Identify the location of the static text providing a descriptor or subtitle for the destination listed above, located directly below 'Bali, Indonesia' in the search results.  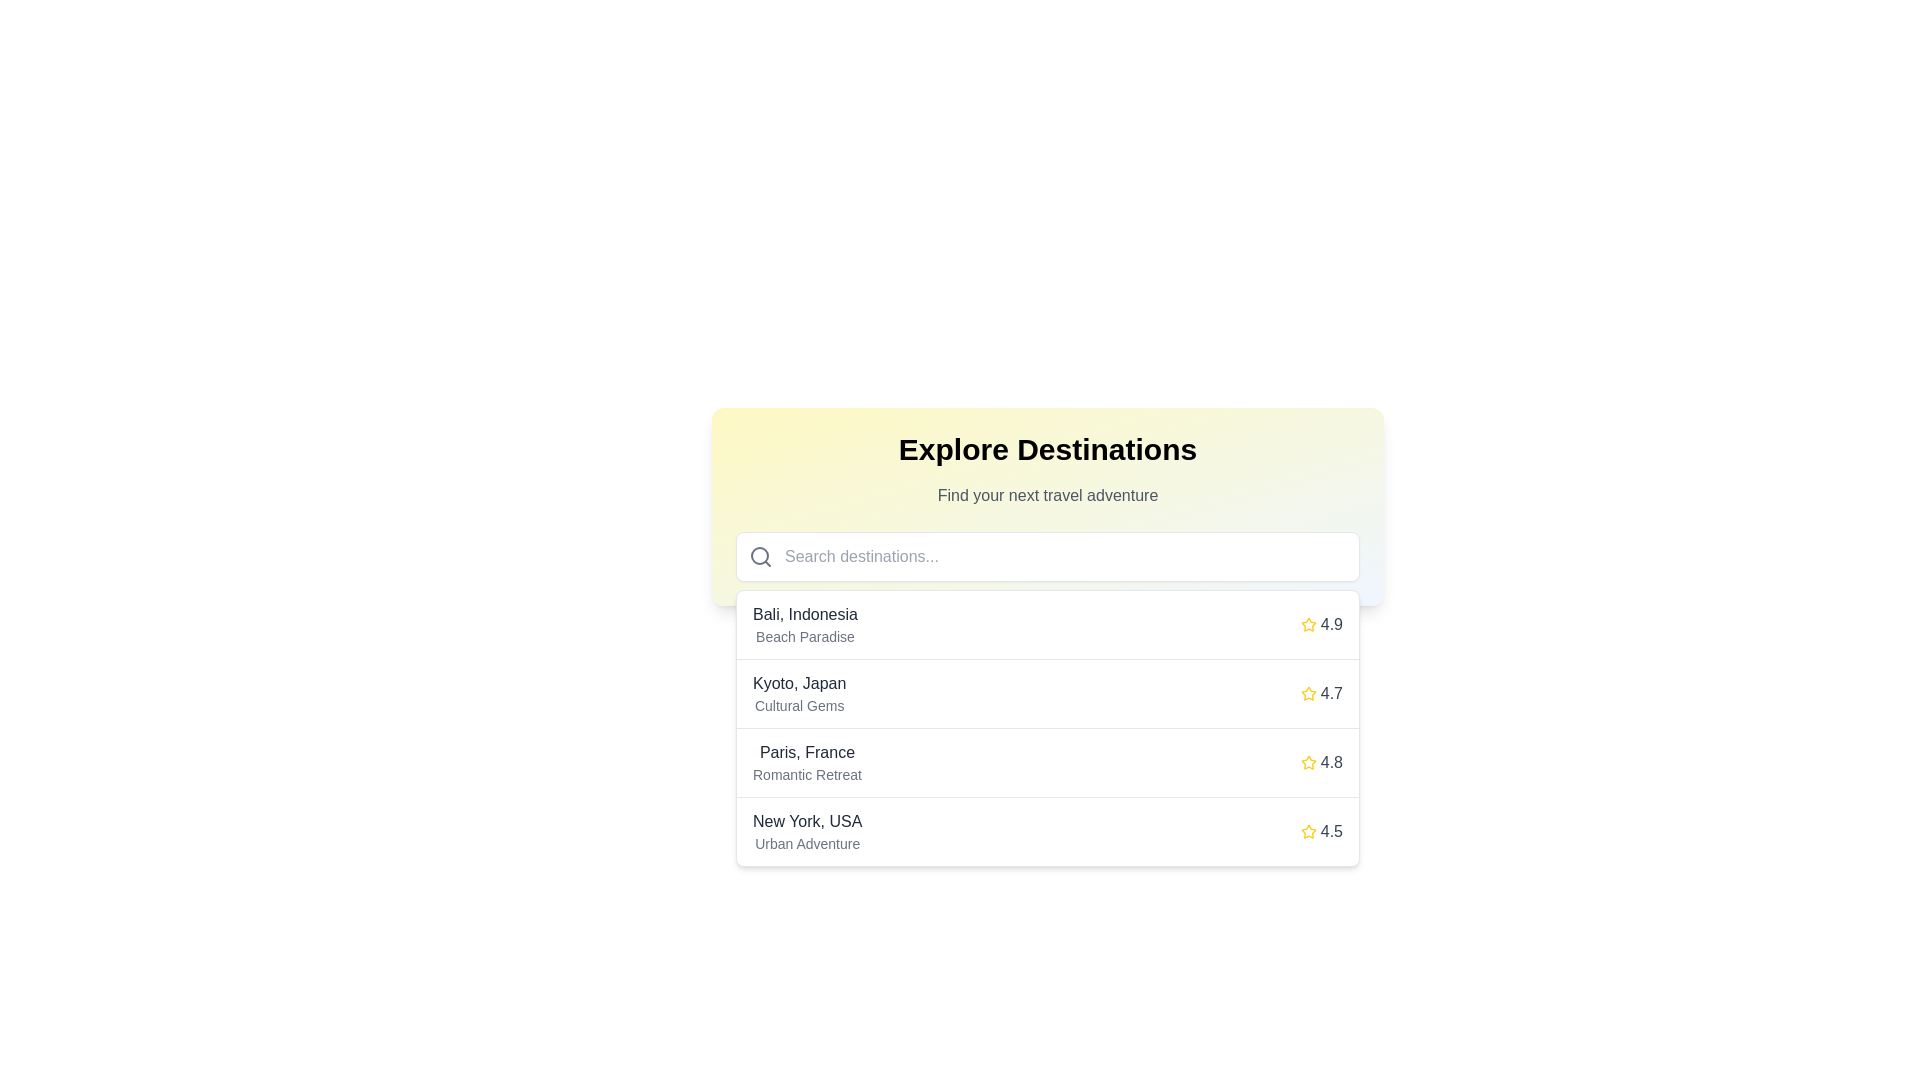
(805, 636).